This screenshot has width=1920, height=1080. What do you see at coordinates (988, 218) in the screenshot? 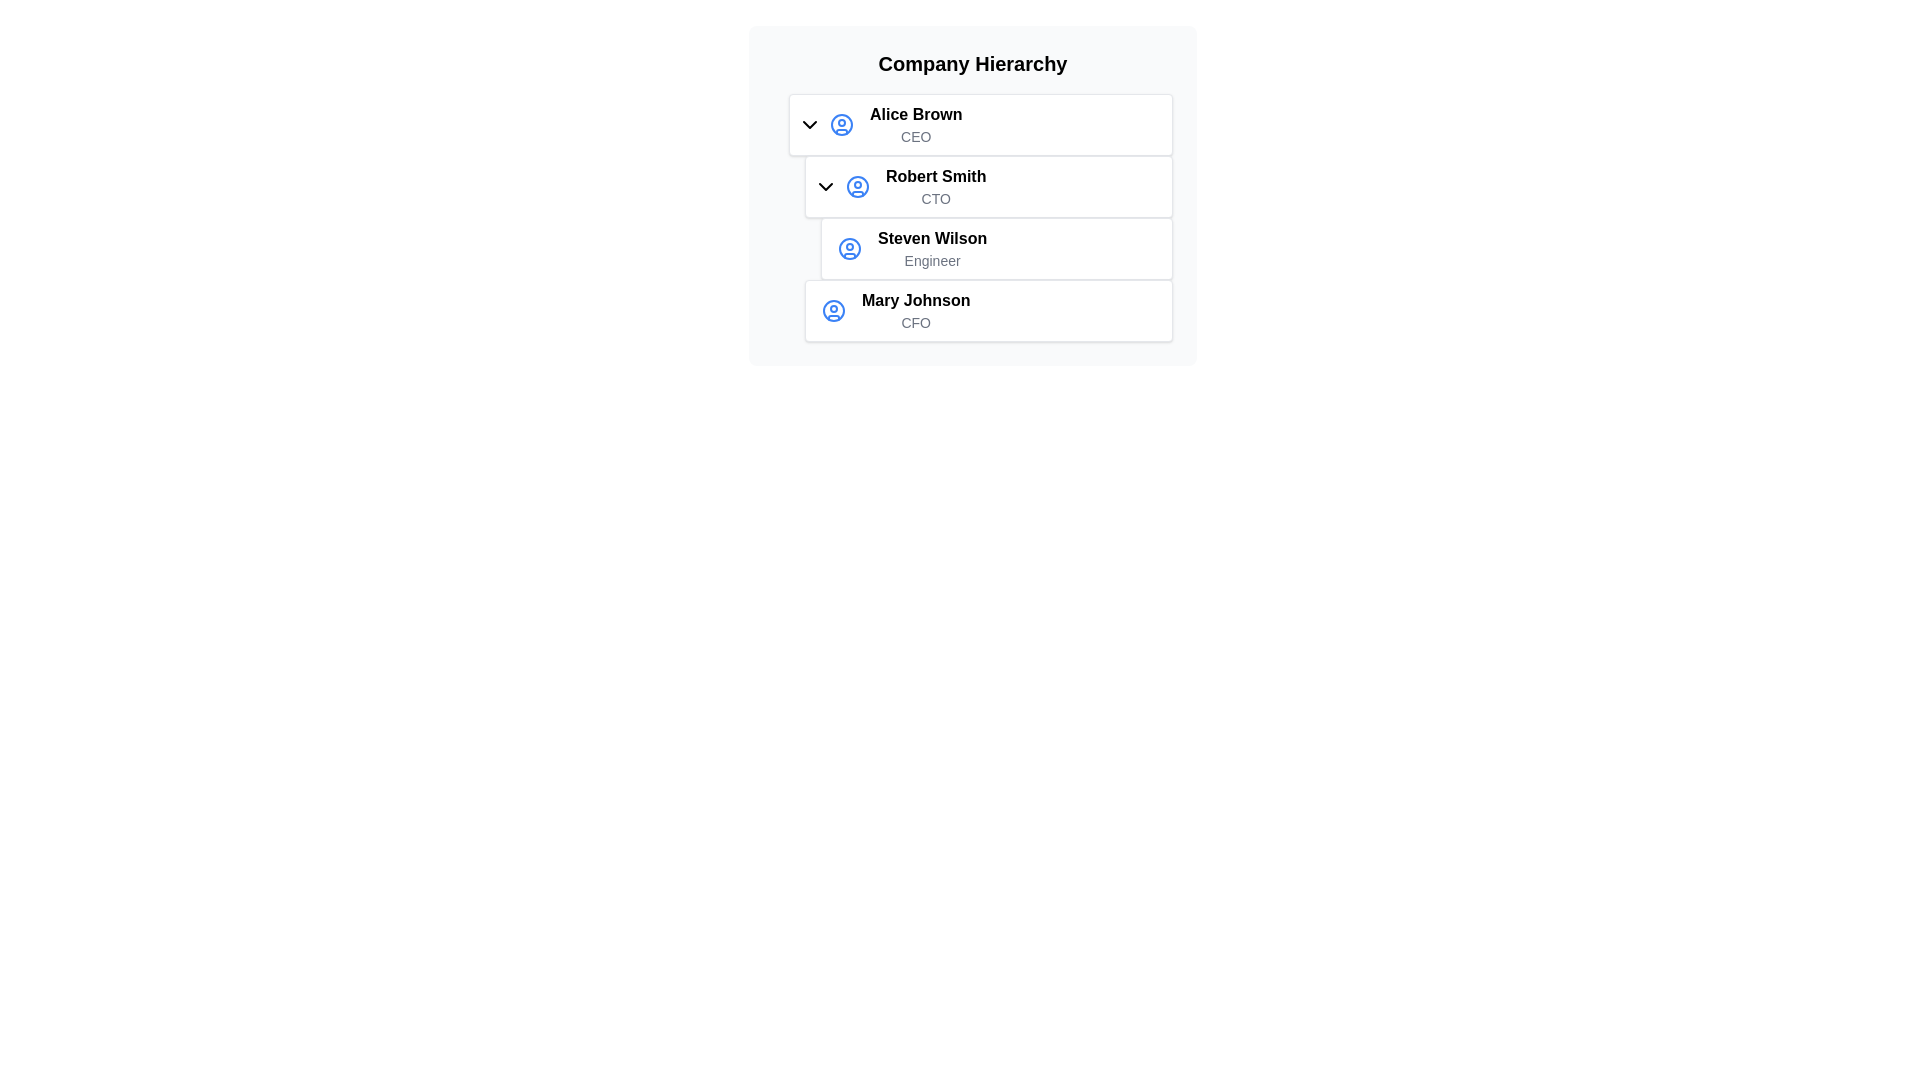
I see `the Informational Label displaying 'Robert Smith' and 'CTO' by pressing the tab key` at bounding box center [988, 218].